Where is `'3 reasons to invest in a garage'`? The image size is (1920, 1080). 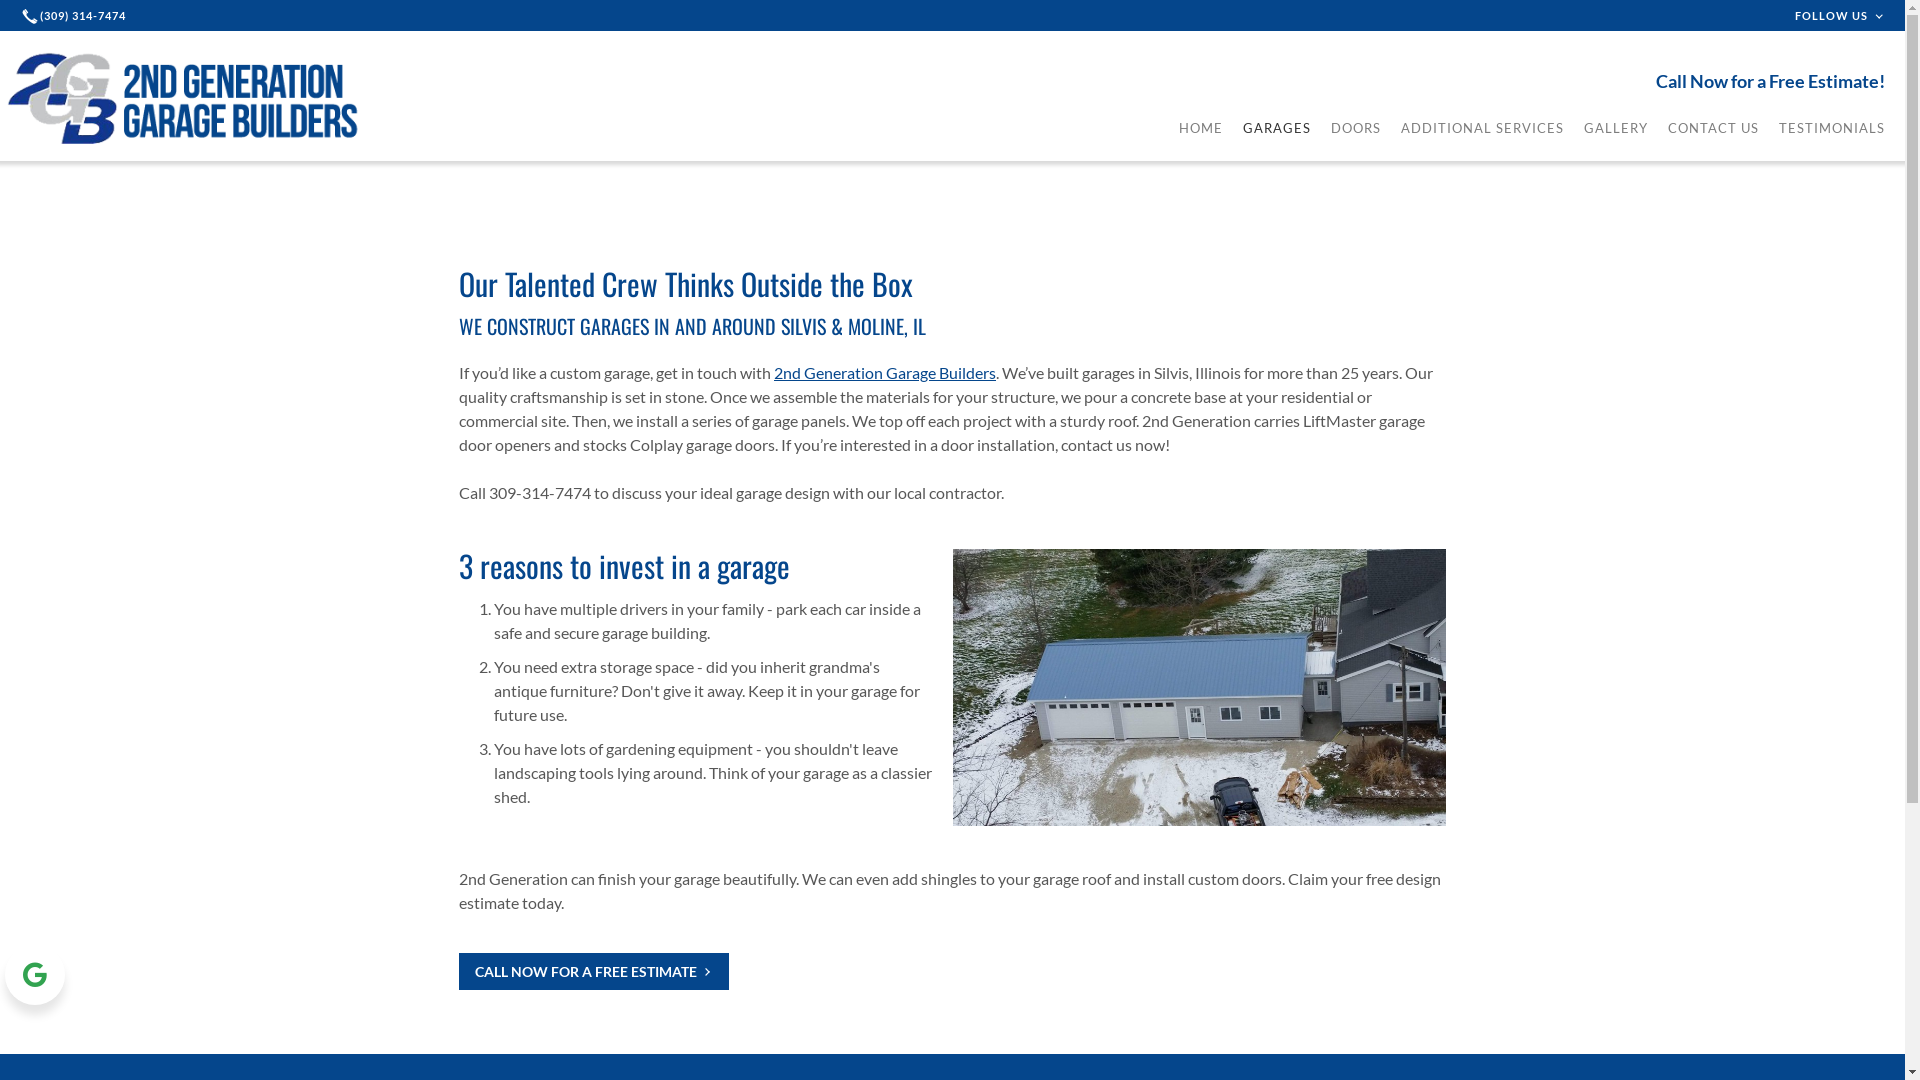
'3 reasons to invest in a garage' is located at coordinates (623, 565).